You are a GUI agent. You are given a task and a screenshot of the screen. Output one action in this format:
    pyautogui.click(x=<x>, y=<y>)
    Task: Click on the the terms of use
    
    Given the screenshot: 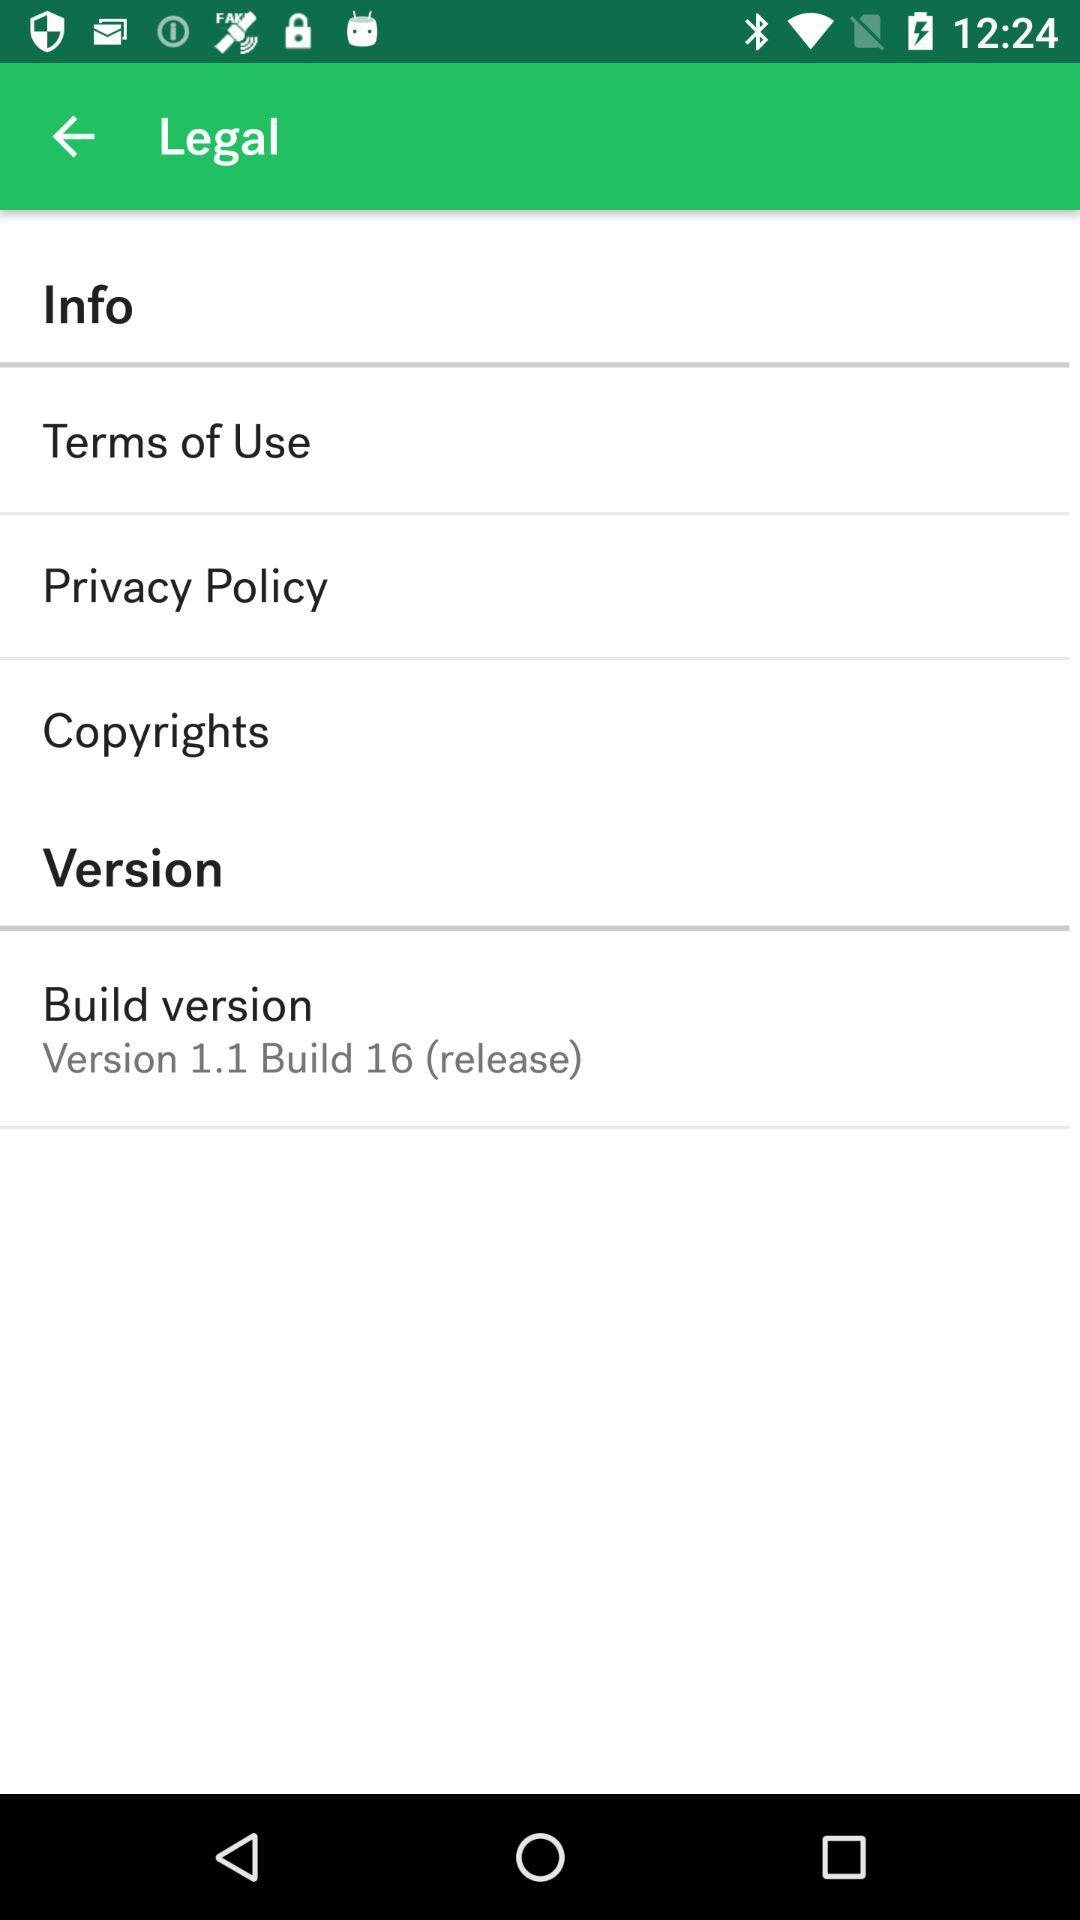 What is the action you would take?
    pyautogui.click(x=175, y=440)
    